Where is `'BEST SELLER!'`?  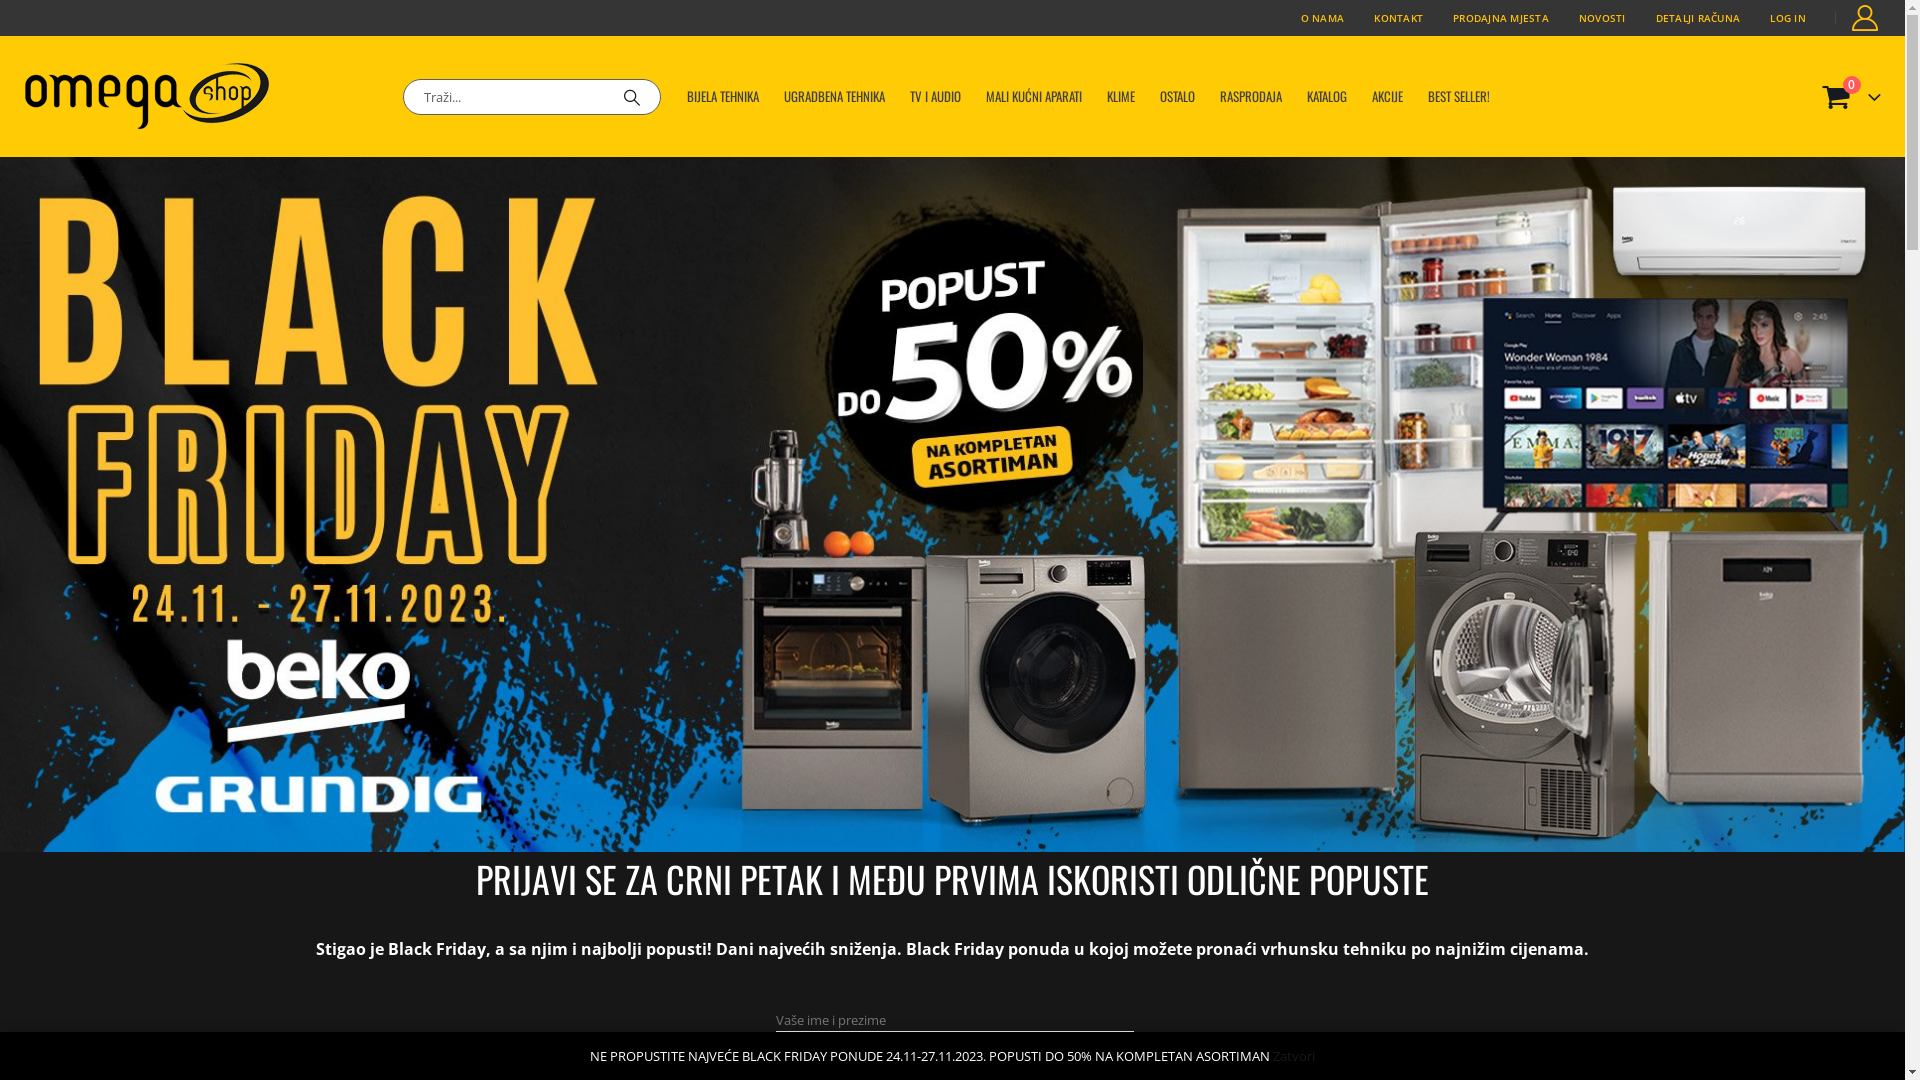
'BEST SELLER!' is located at coordinates (1459, 96).